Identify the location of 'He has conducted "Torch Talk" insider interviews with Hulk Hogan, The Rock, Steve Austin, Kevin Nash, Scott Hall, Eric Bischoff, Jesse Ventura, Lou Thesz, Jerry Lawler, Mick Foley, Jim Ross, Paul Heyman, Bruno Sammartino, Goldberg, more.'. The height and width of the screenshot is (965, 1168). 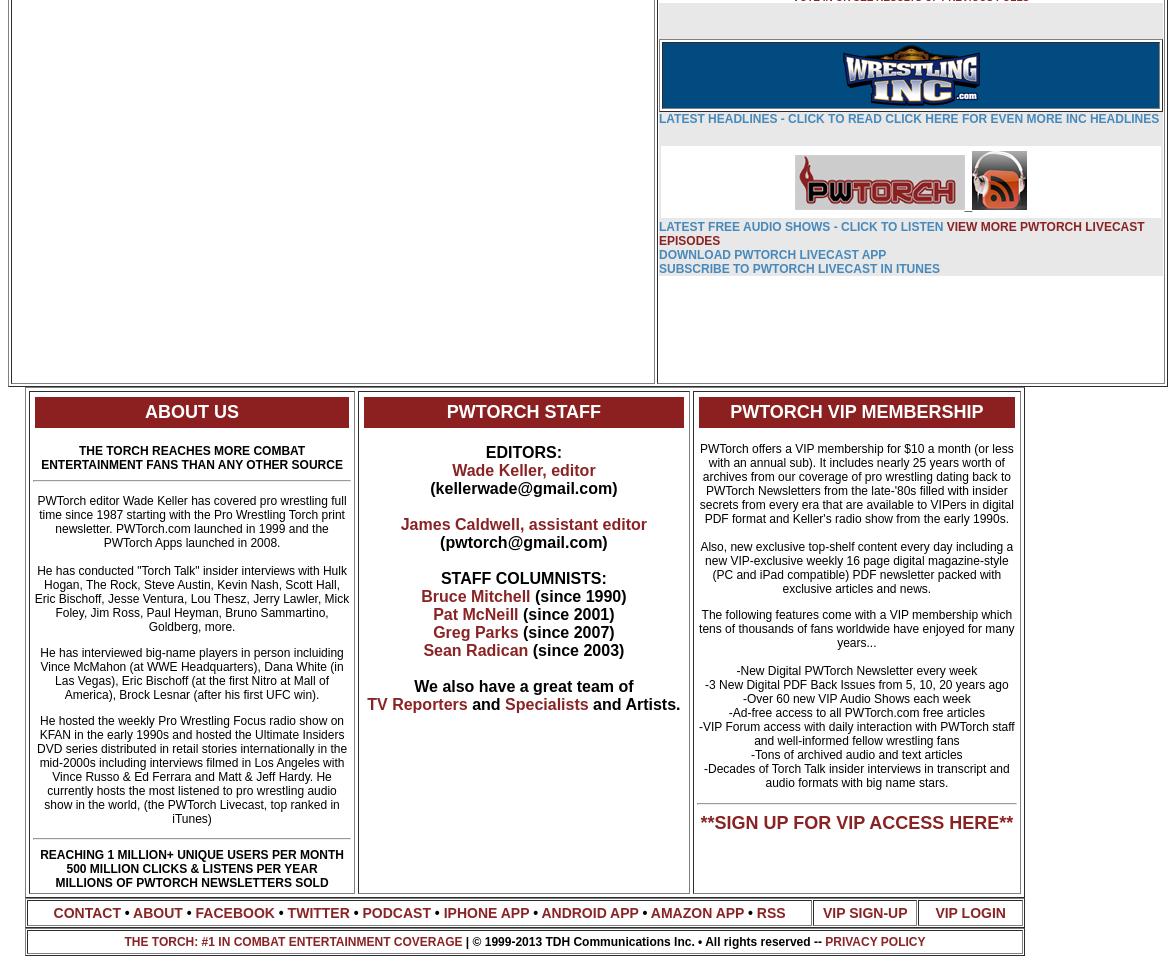
(191, 597).